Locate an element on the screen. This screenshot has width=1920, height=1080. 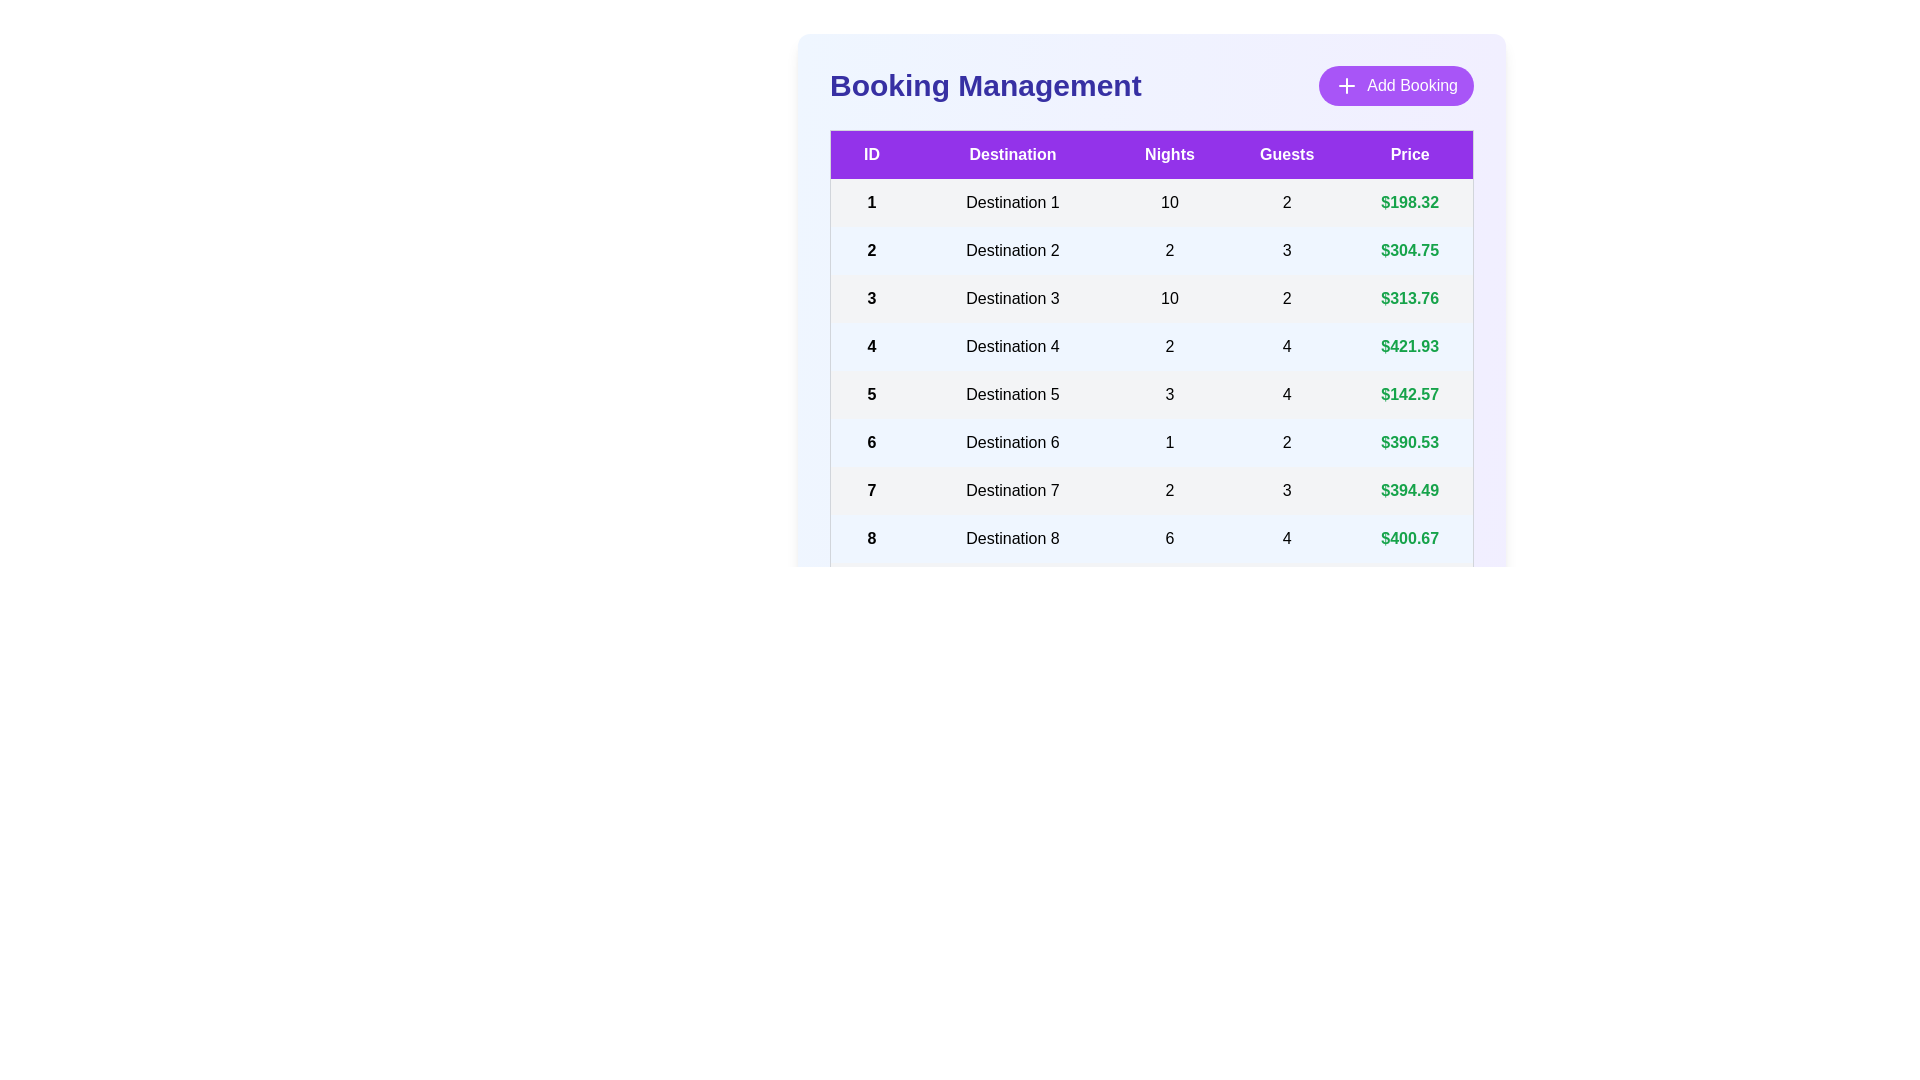
the column header ID to sort the table by that column is located at coordinates (871, 153).